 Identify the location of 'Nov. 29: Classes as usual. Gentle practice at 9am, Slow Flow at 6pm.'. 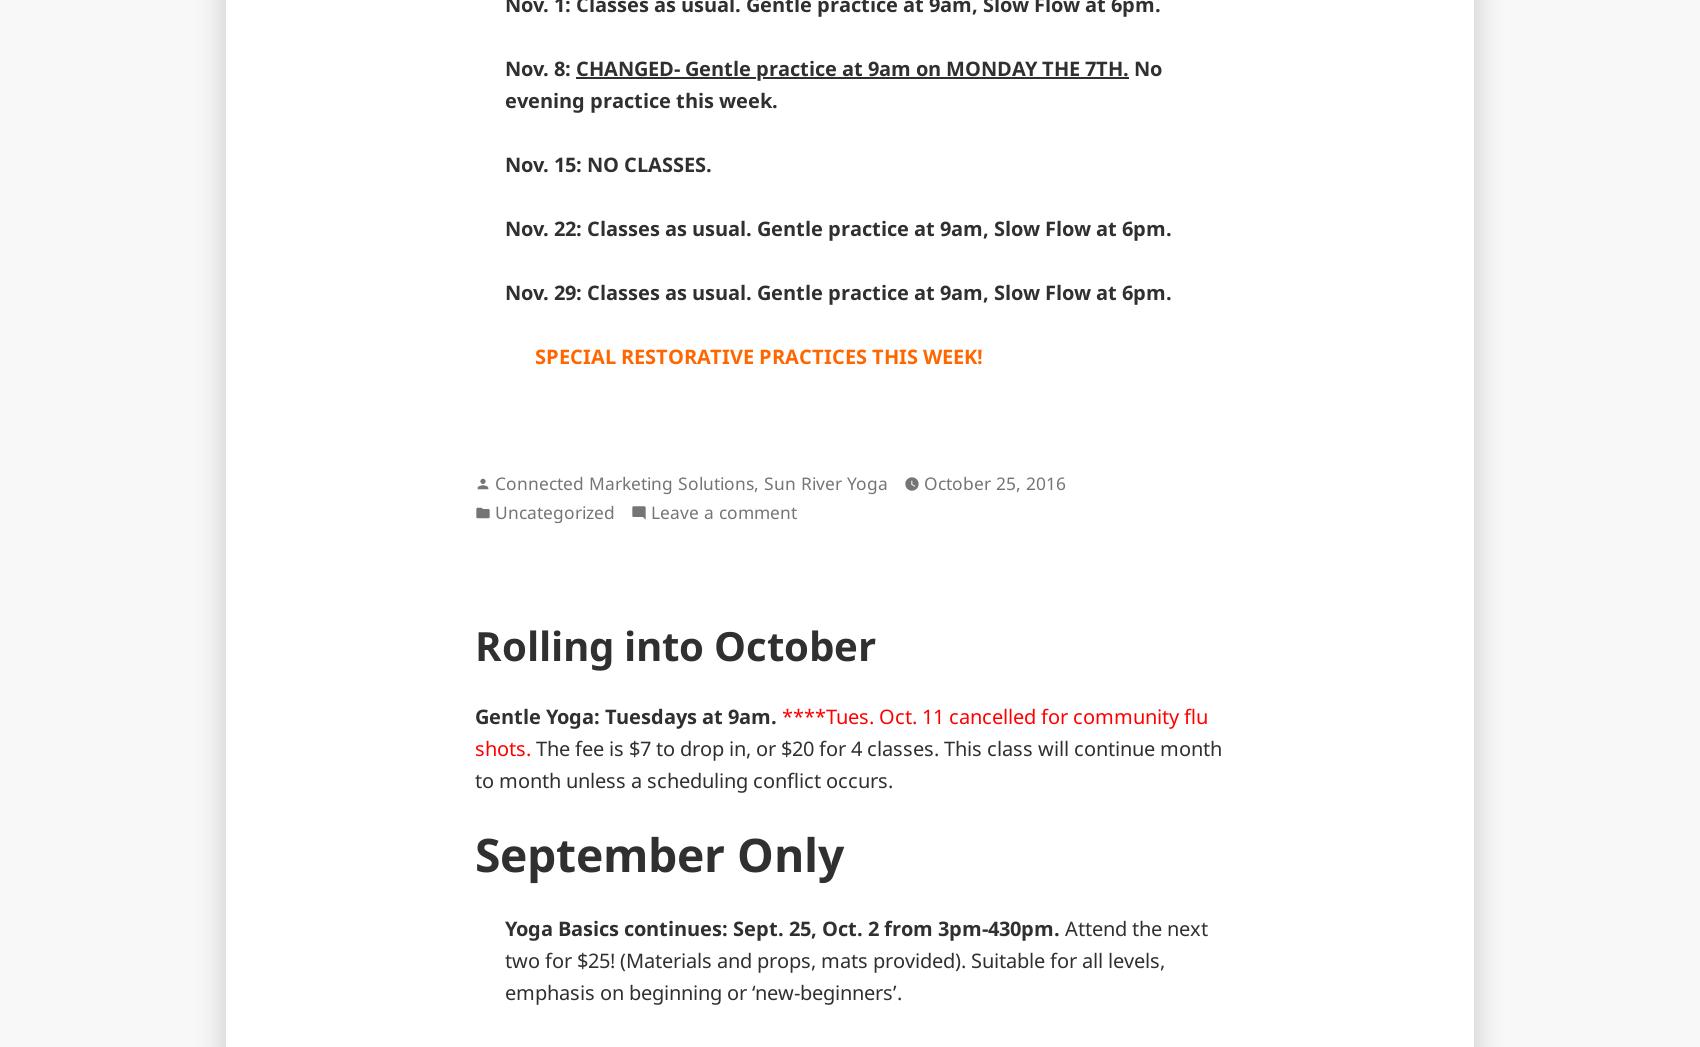
(505, 290).